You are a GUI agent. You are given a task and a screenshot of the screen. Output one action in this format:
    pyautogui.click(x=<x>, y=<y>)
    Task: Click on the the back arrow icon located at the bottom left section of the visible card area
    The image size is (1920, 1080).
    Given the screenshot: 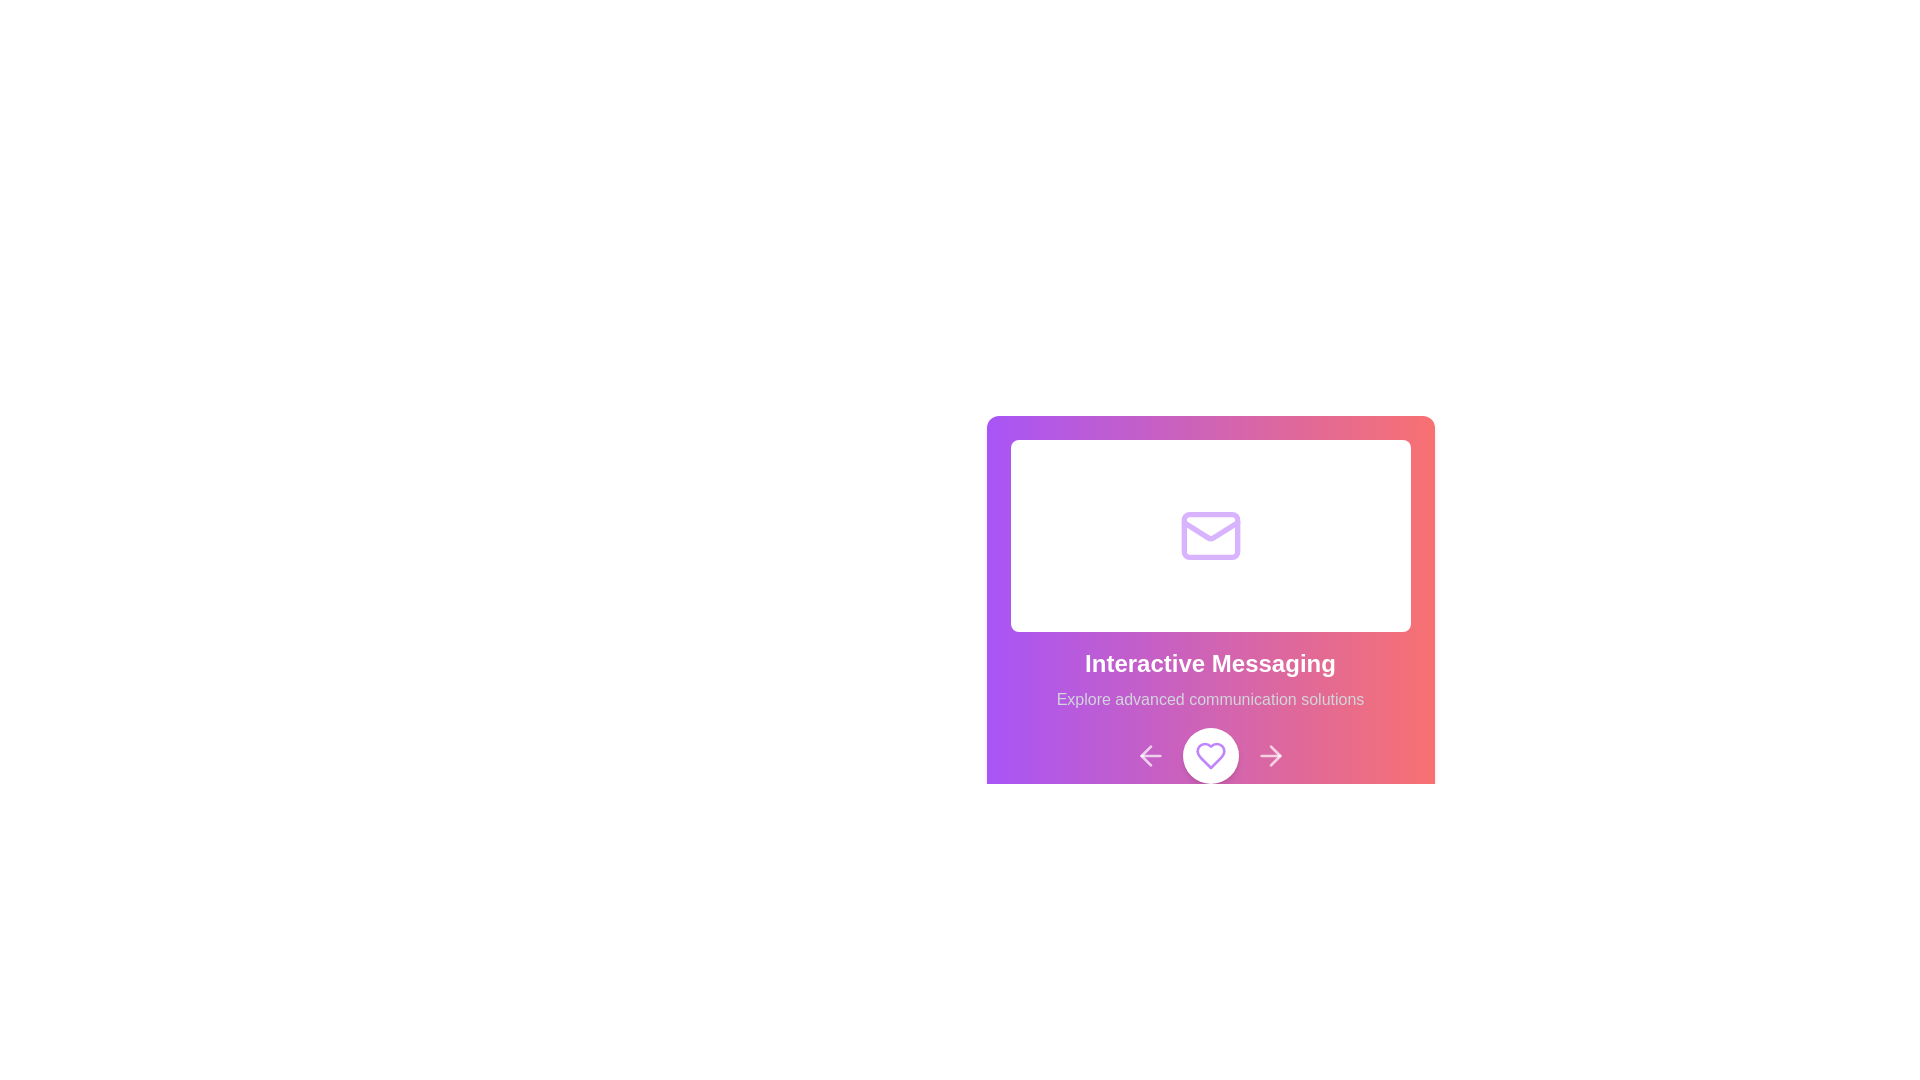 What is the action you would take?
    pyautogui.click(x=1145, y=756)
    